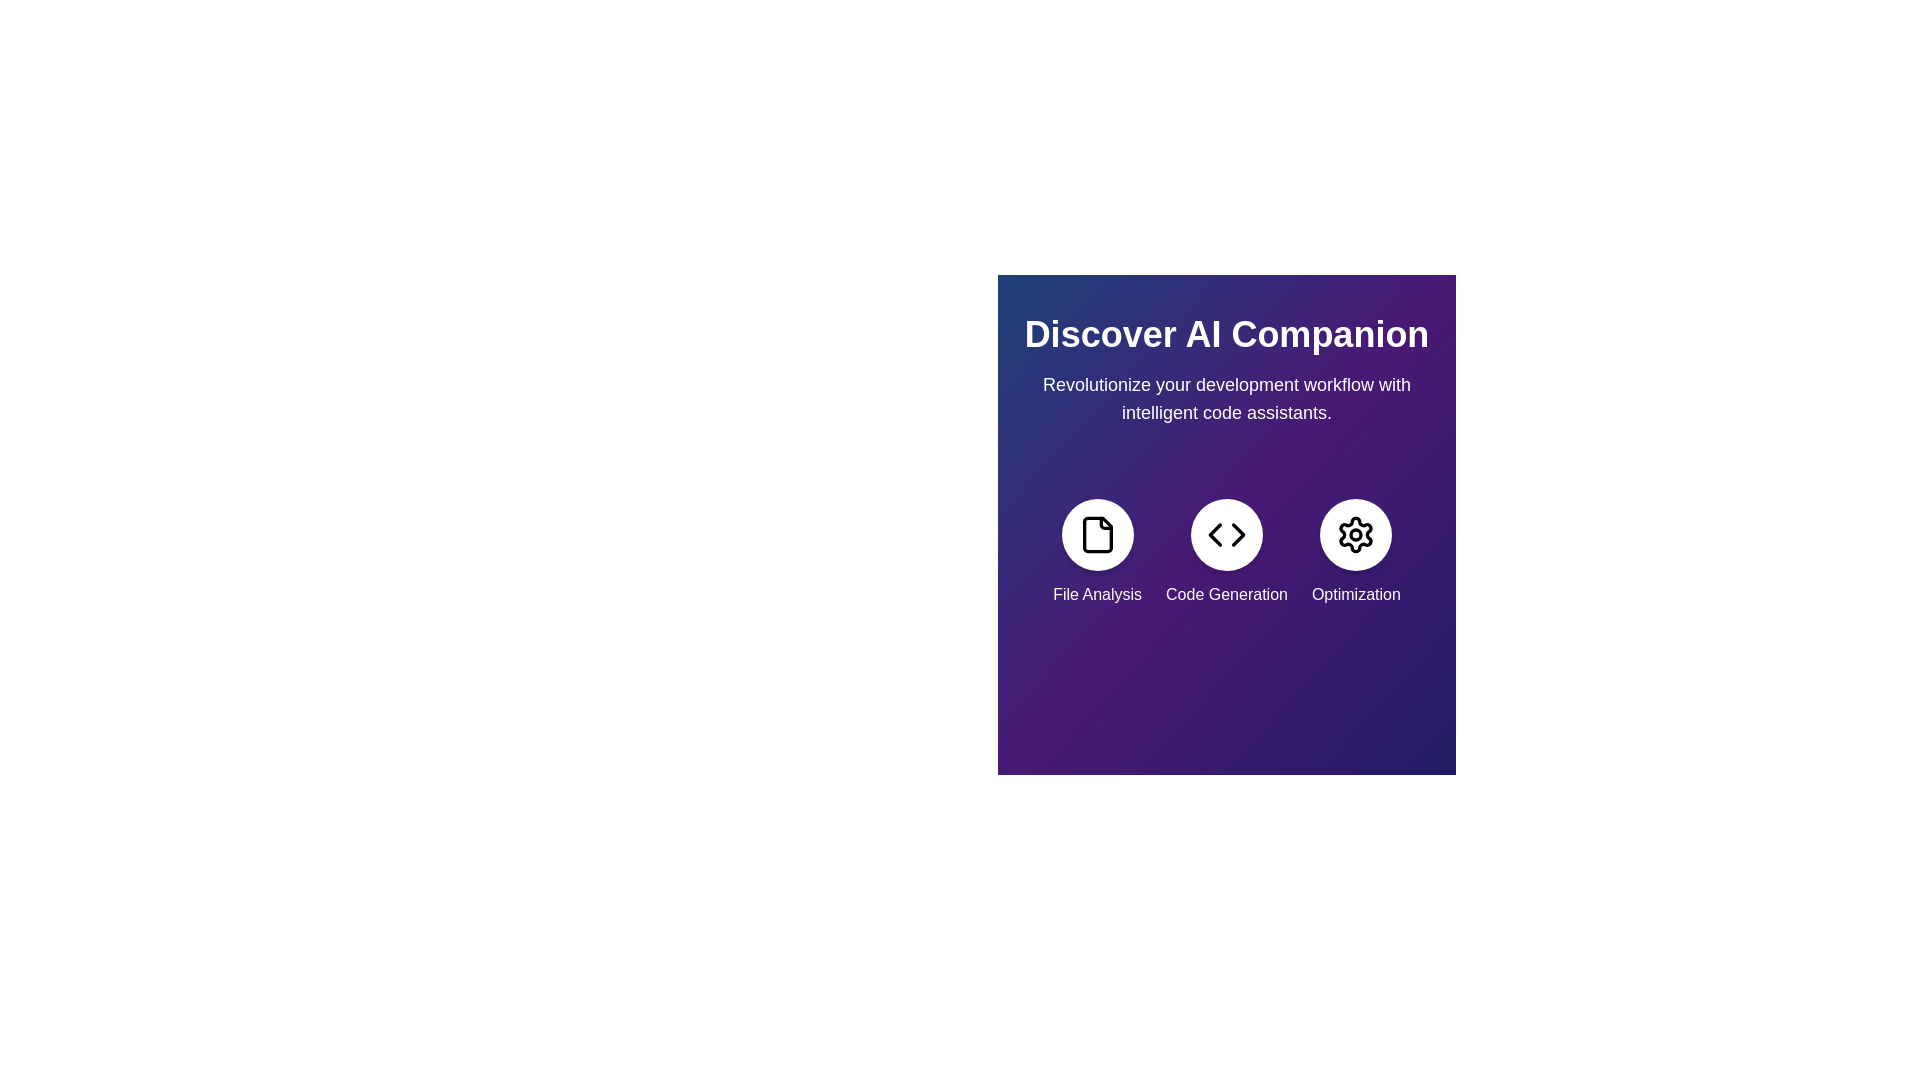  I want to click on the gear icon, which is the rightmost icon in a horizontal set of three icons, so click(1356, 534).